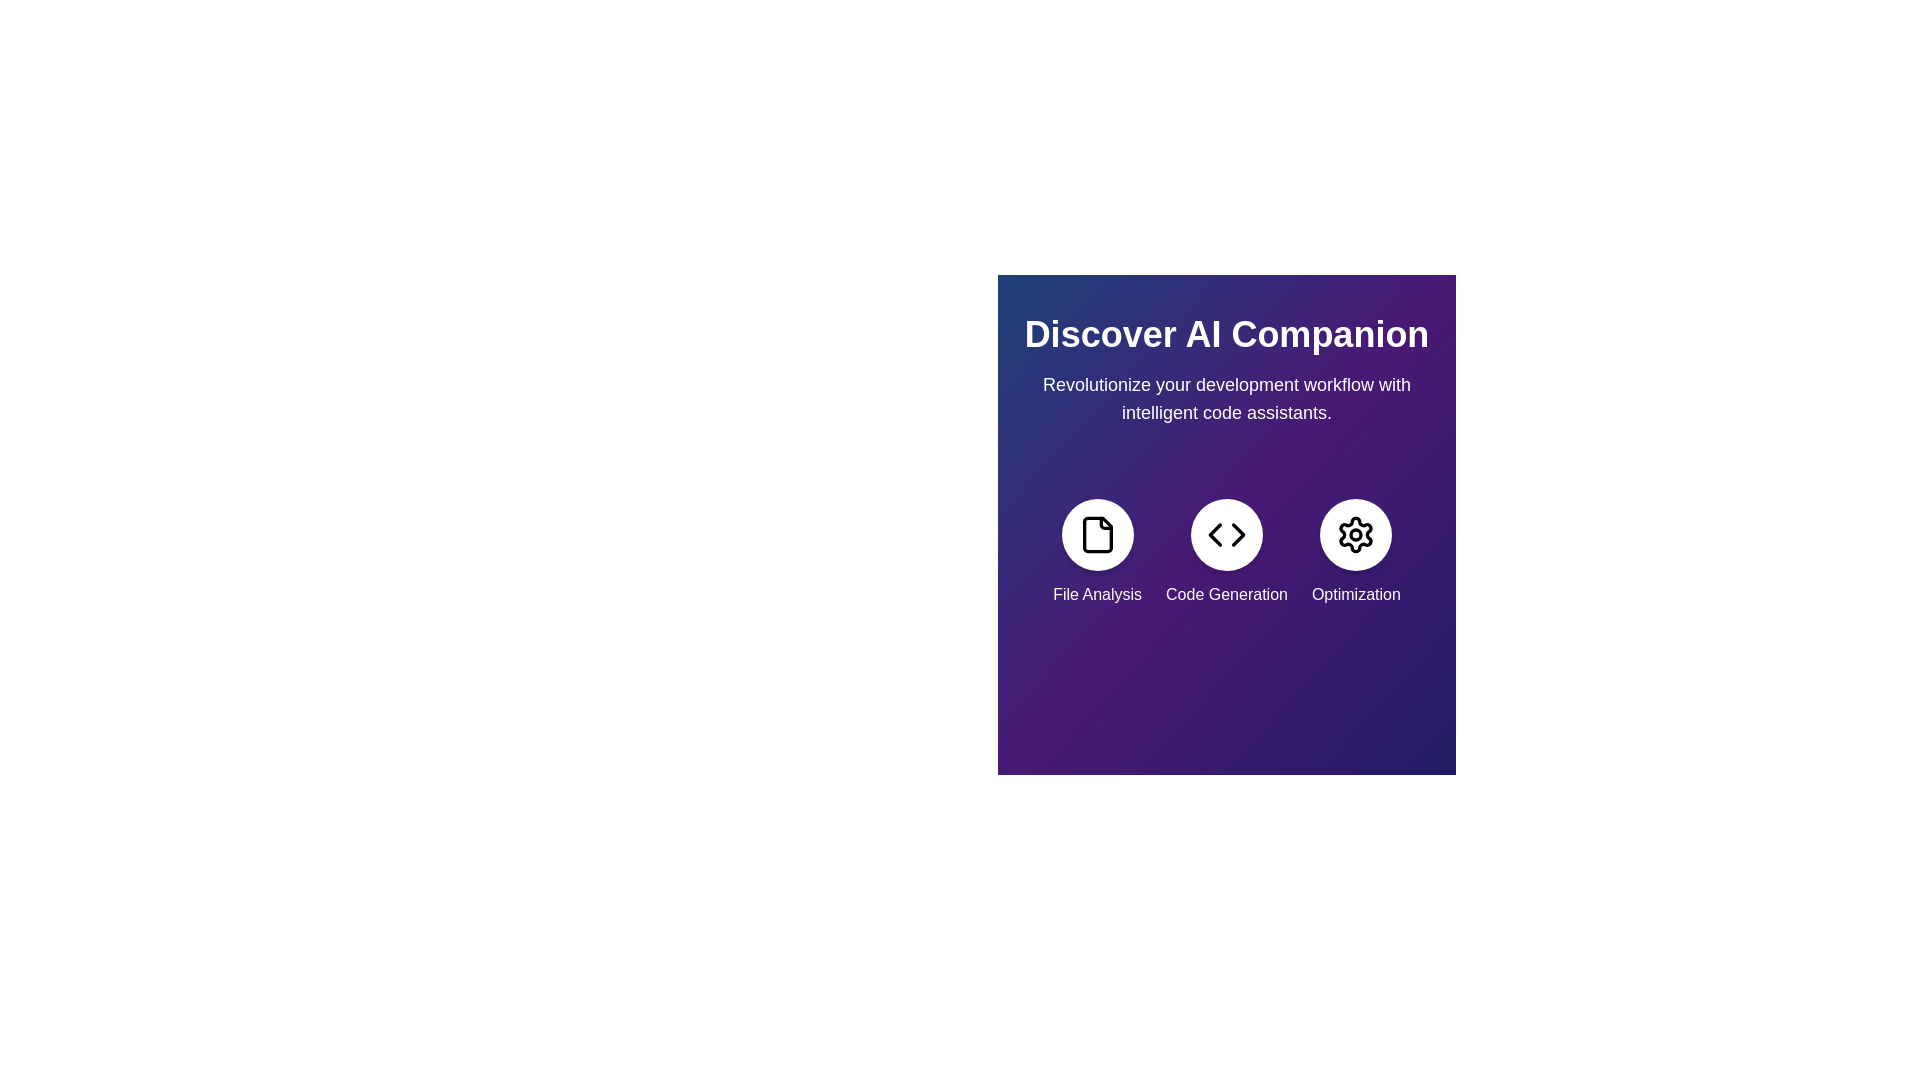  I want to click on the gear icon, which is the rightmost icon in a horizontal set of three icons, so click(1356, 534).